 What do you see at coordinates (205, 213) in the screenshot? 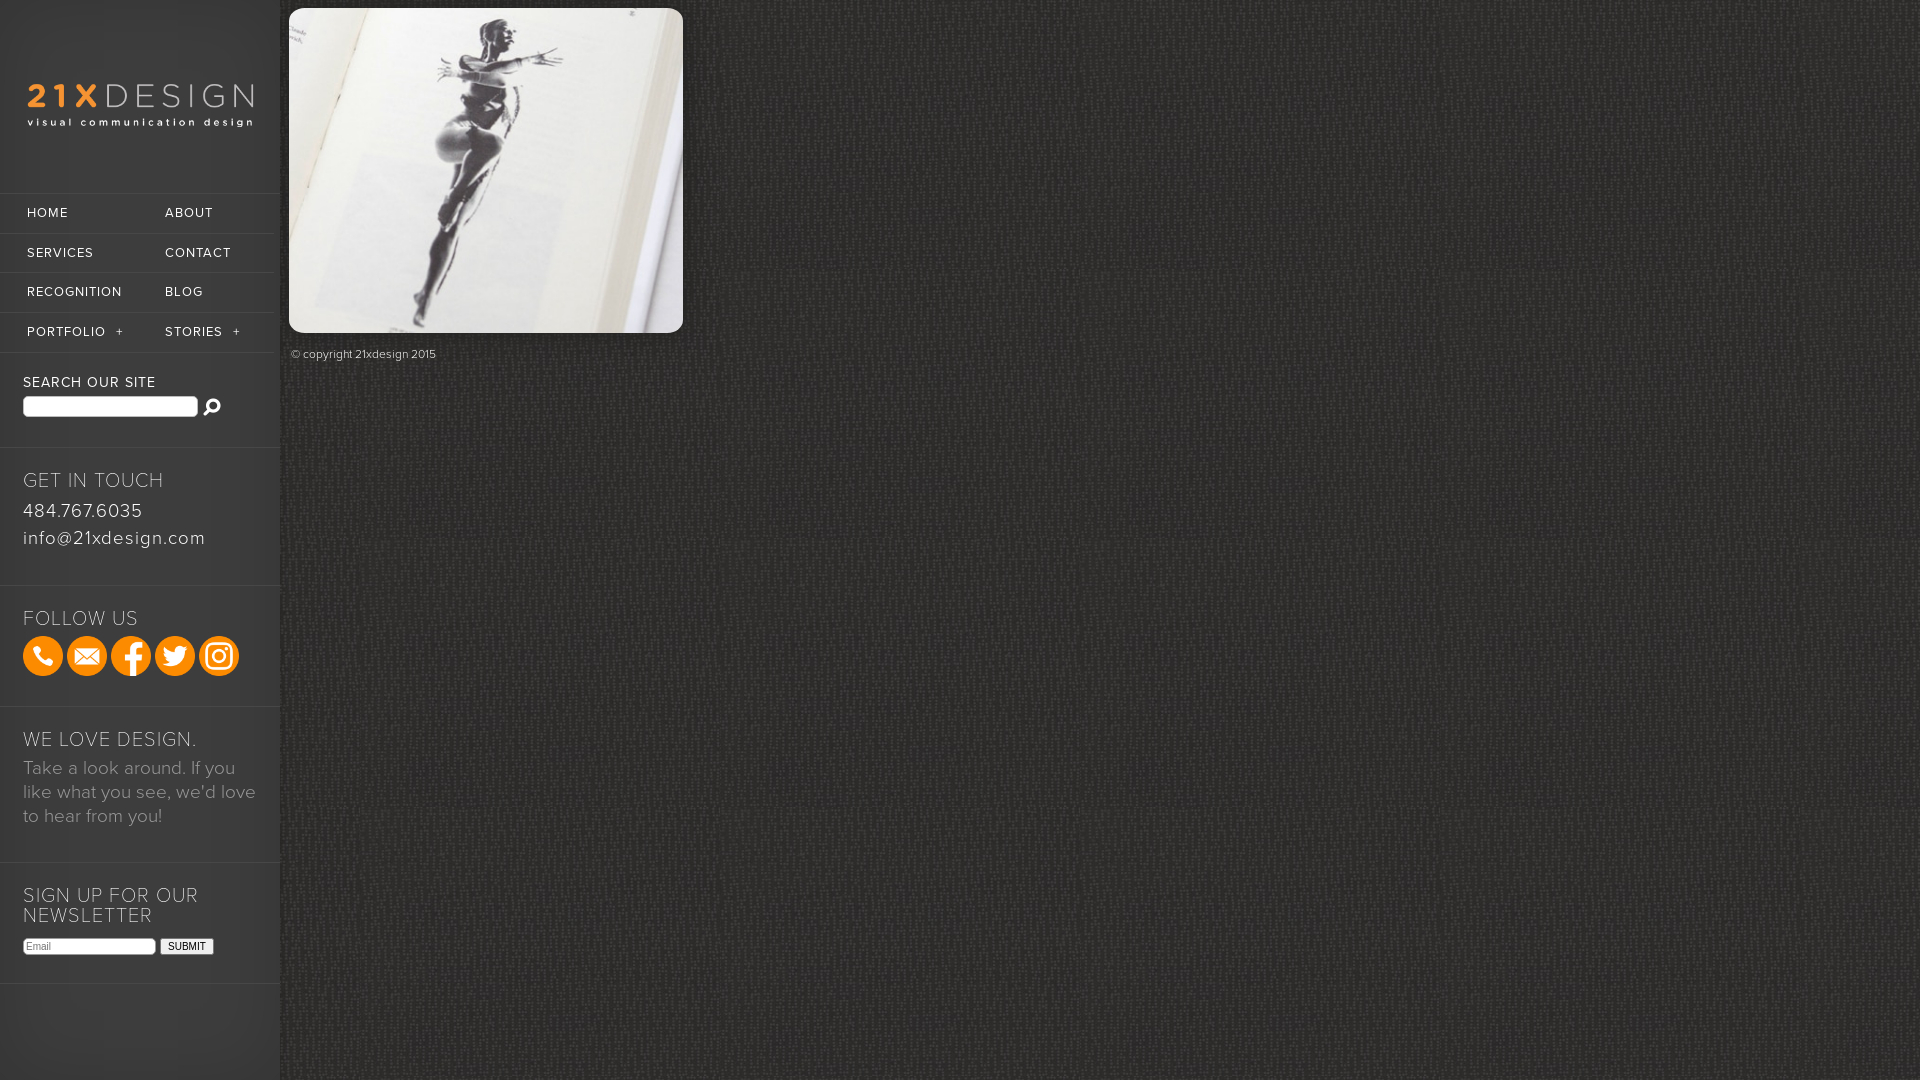
I see `'ABOUT'` at bounding box center [205, 213].